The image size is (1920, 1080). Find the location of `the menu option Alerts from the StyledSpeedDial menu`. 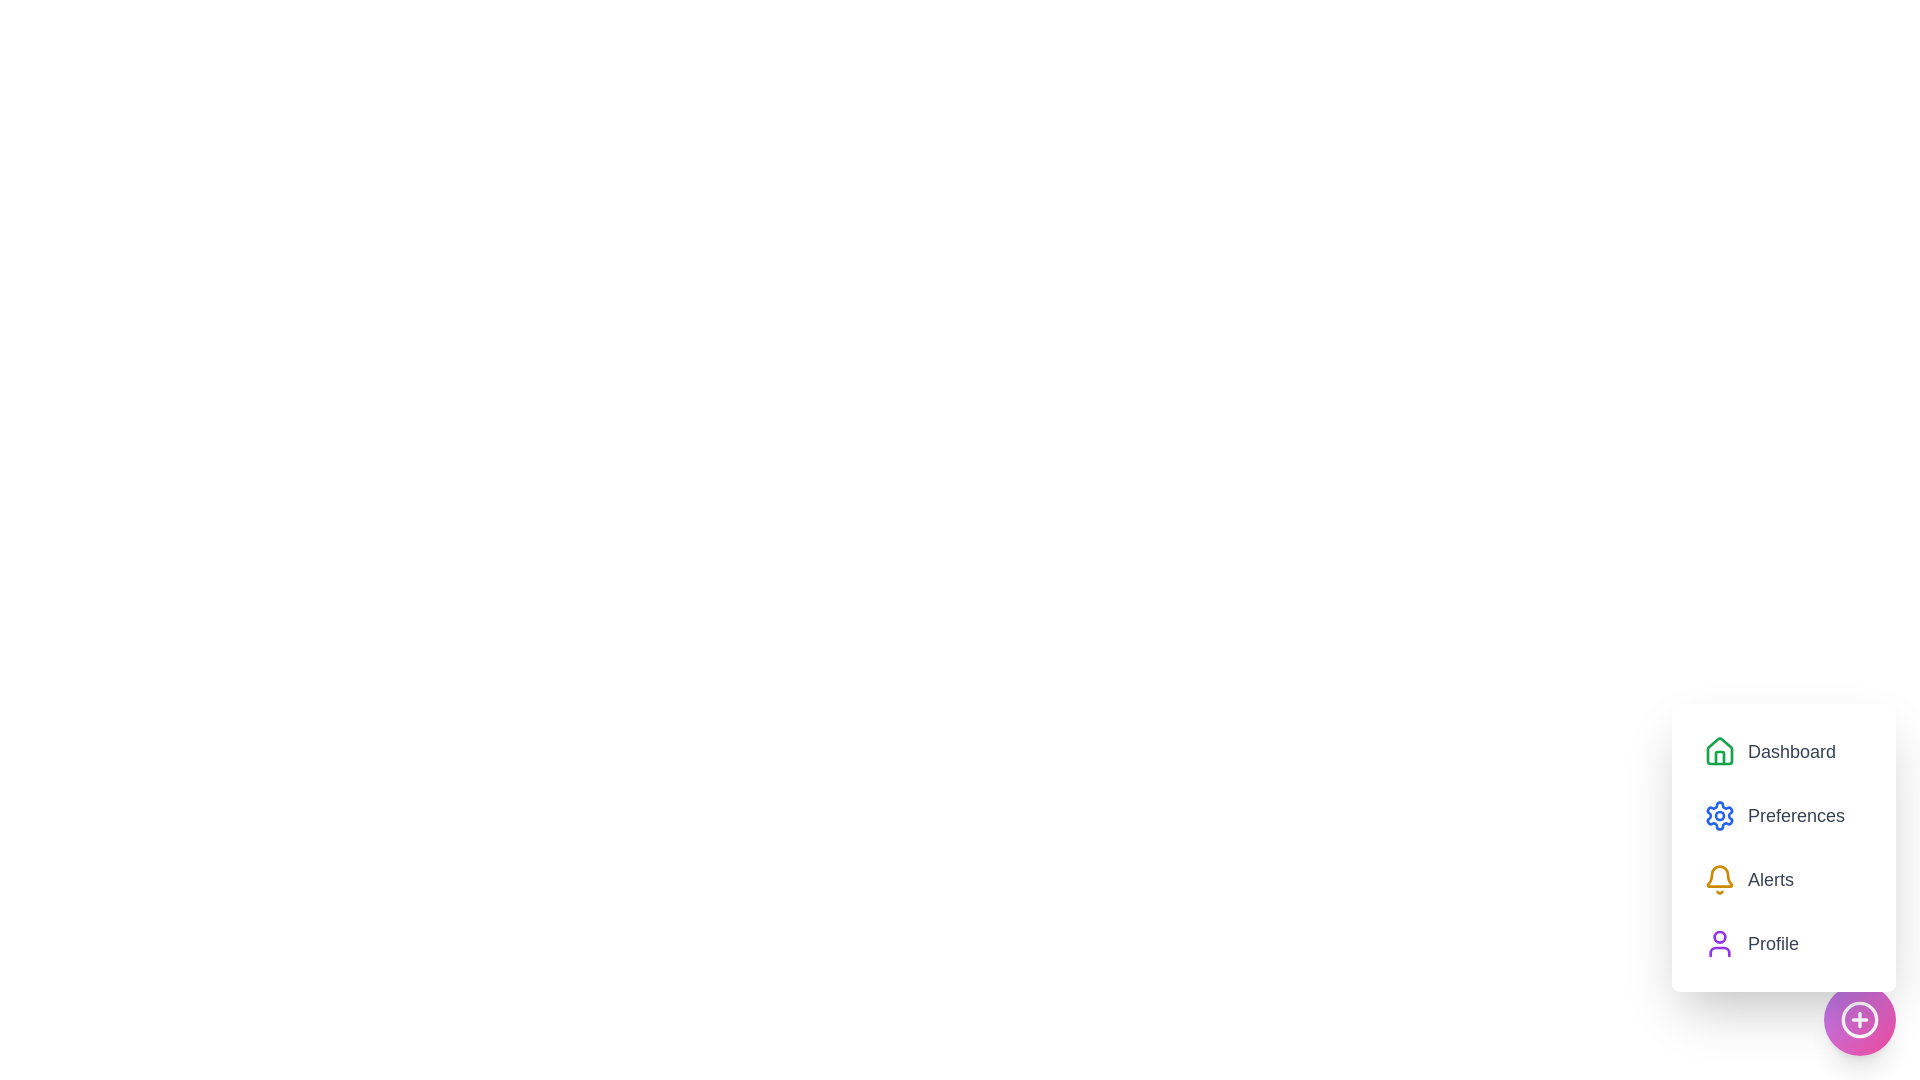

the menu option Alerts from the StyledSpeedDial menu is located at coordinates (1747, 878).